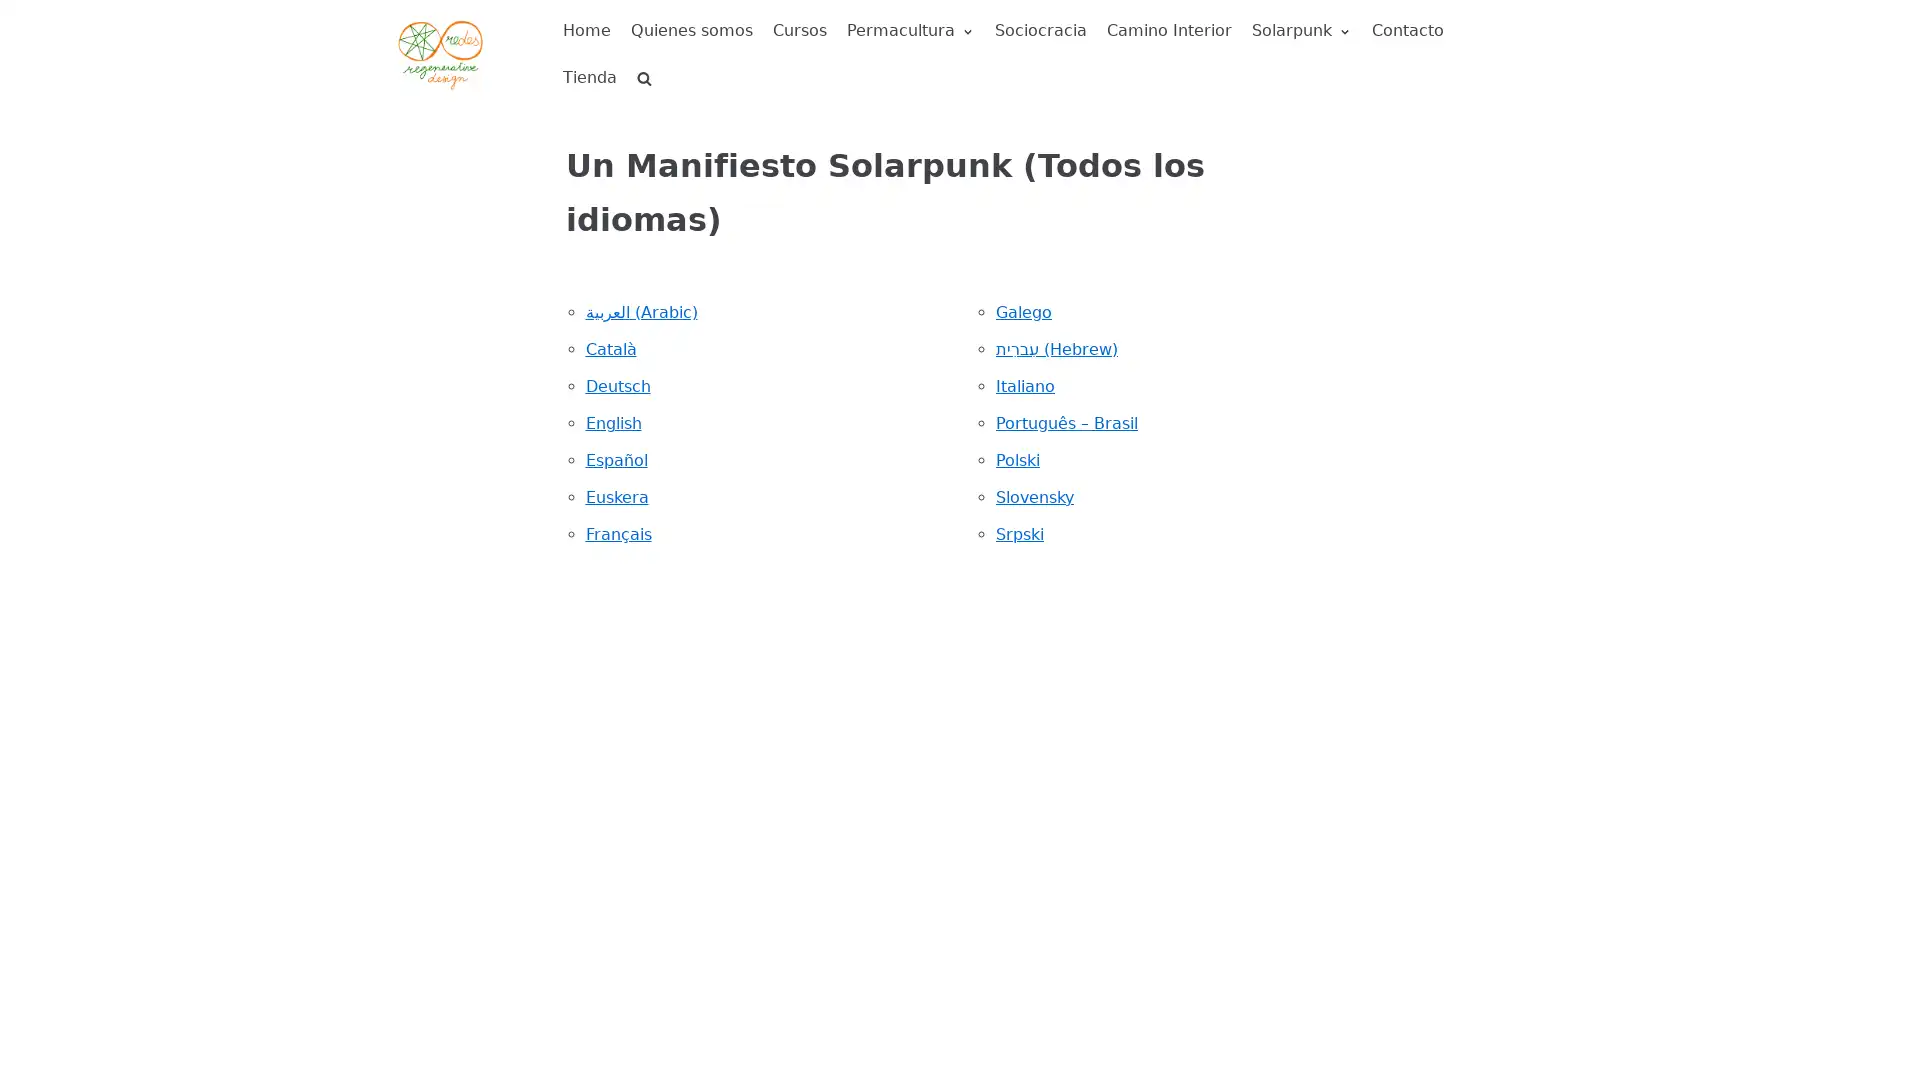 The height and width of the screenshot is (1080, 1920). I want to click on Buscar, so click(608, 122).